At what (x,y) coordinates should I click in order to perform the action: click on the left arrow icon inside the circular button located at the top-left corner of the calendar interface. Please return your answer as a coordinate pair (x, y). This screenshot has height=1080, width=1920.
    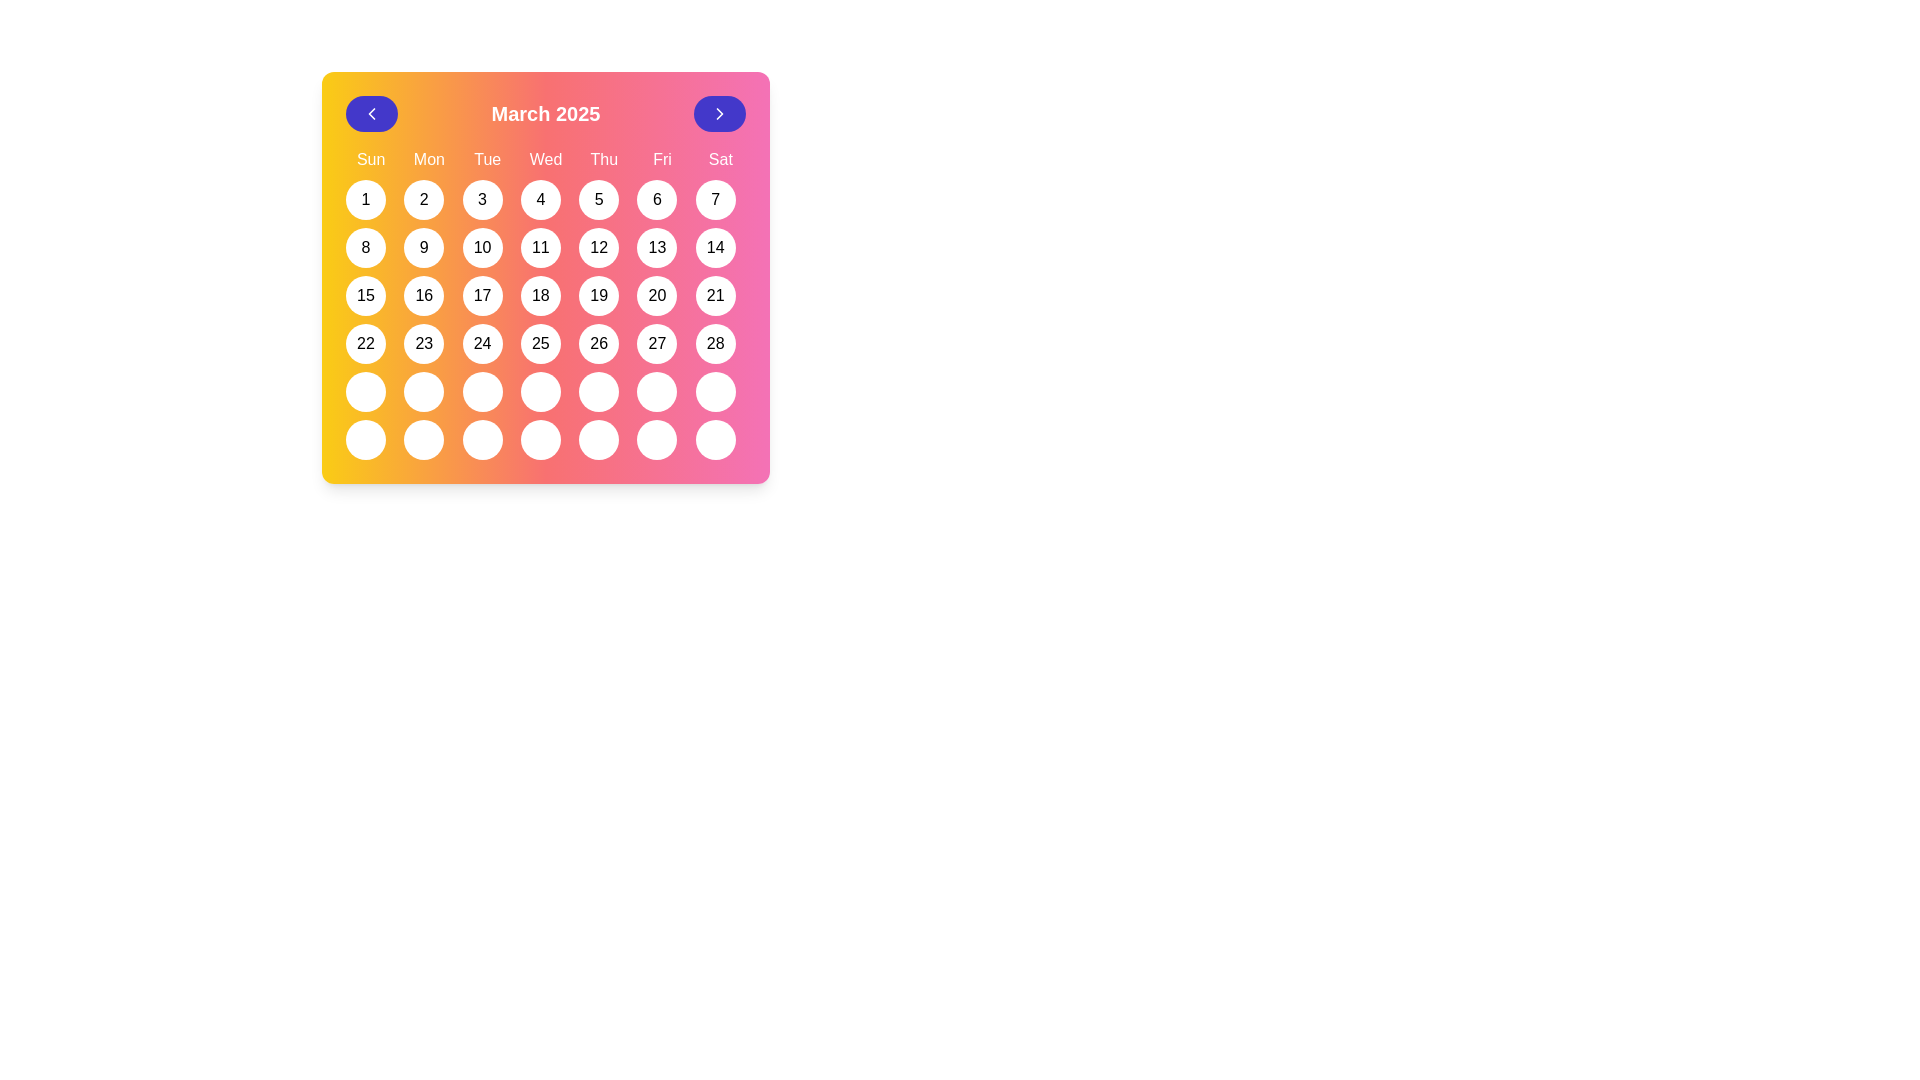
    Looking at the image, I should click on (372, 114).